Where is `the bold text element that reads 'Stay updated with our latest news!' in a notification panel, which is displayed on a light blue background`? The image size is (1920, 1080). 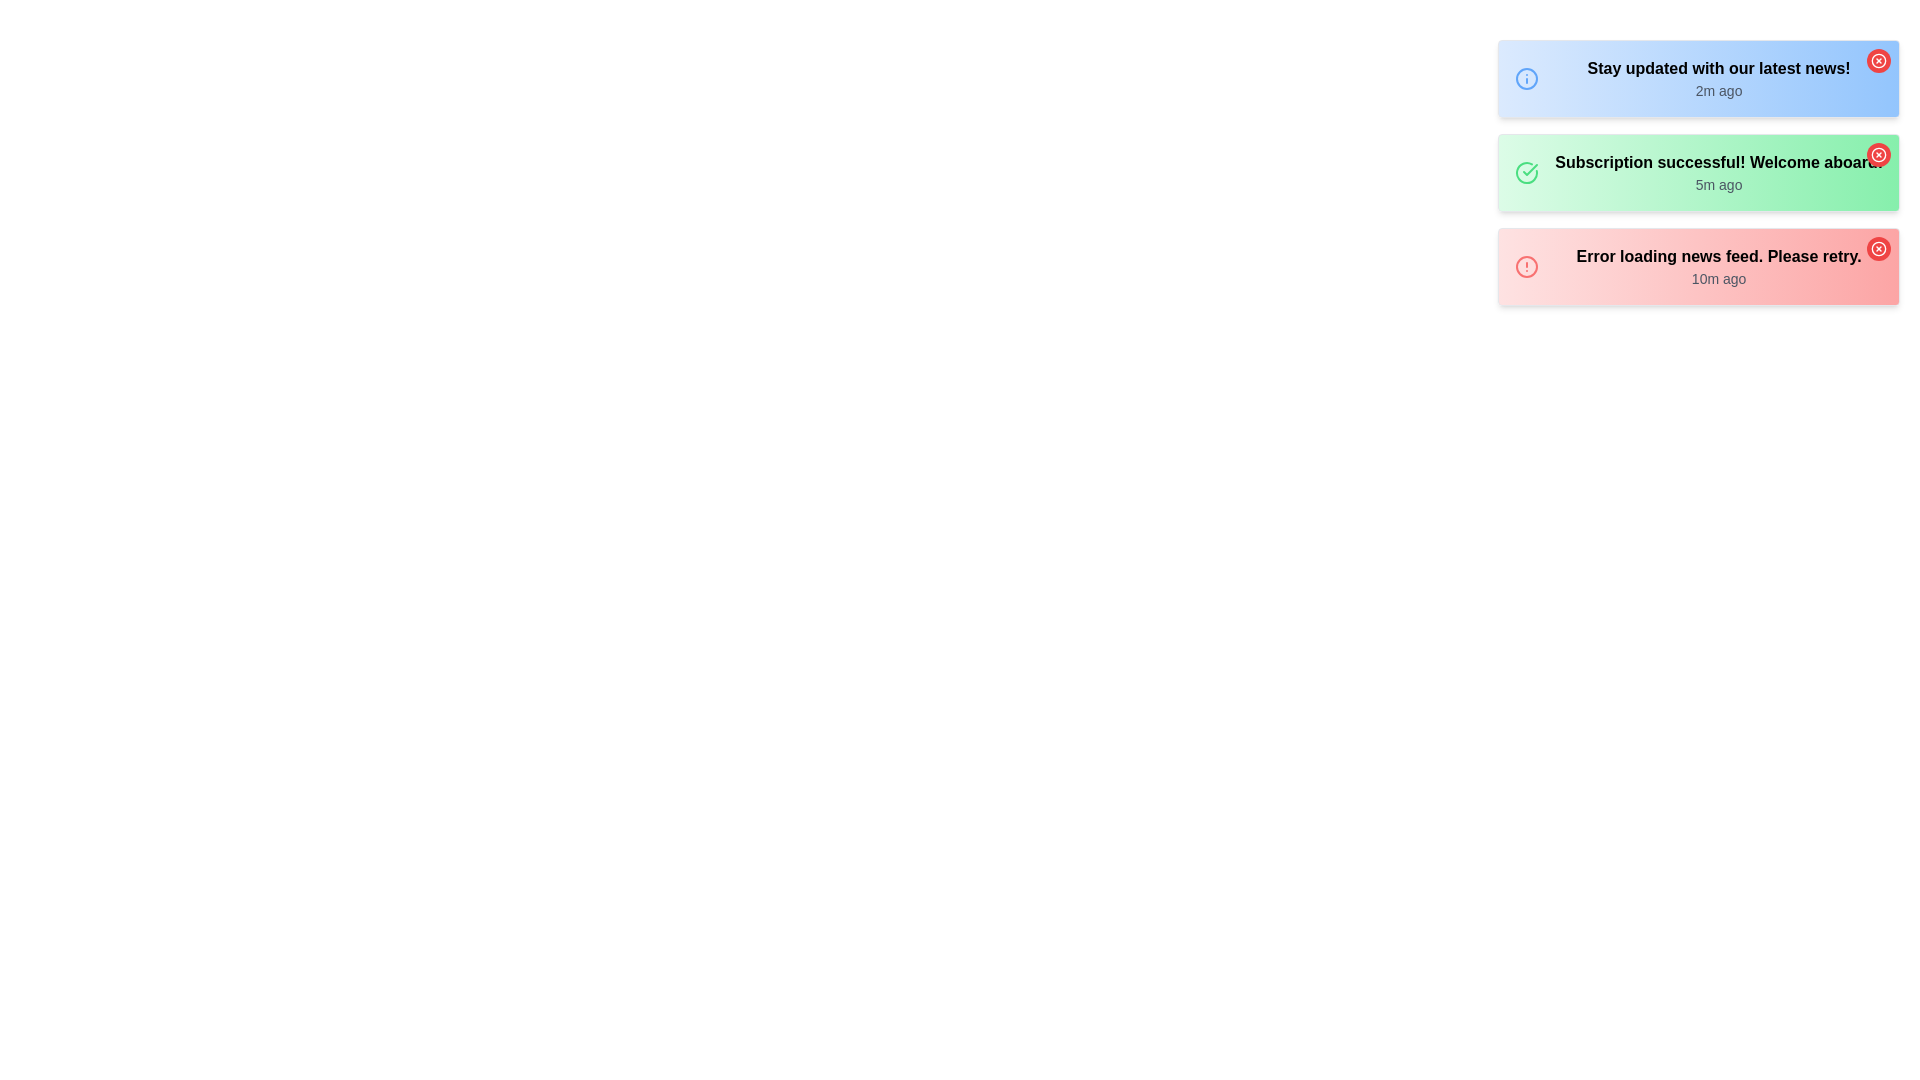 the bold text element that reads 'Stay updated with our latest news!' in a notification panel, which is displayed on a light blue background is located at coordinates (1718, 68).